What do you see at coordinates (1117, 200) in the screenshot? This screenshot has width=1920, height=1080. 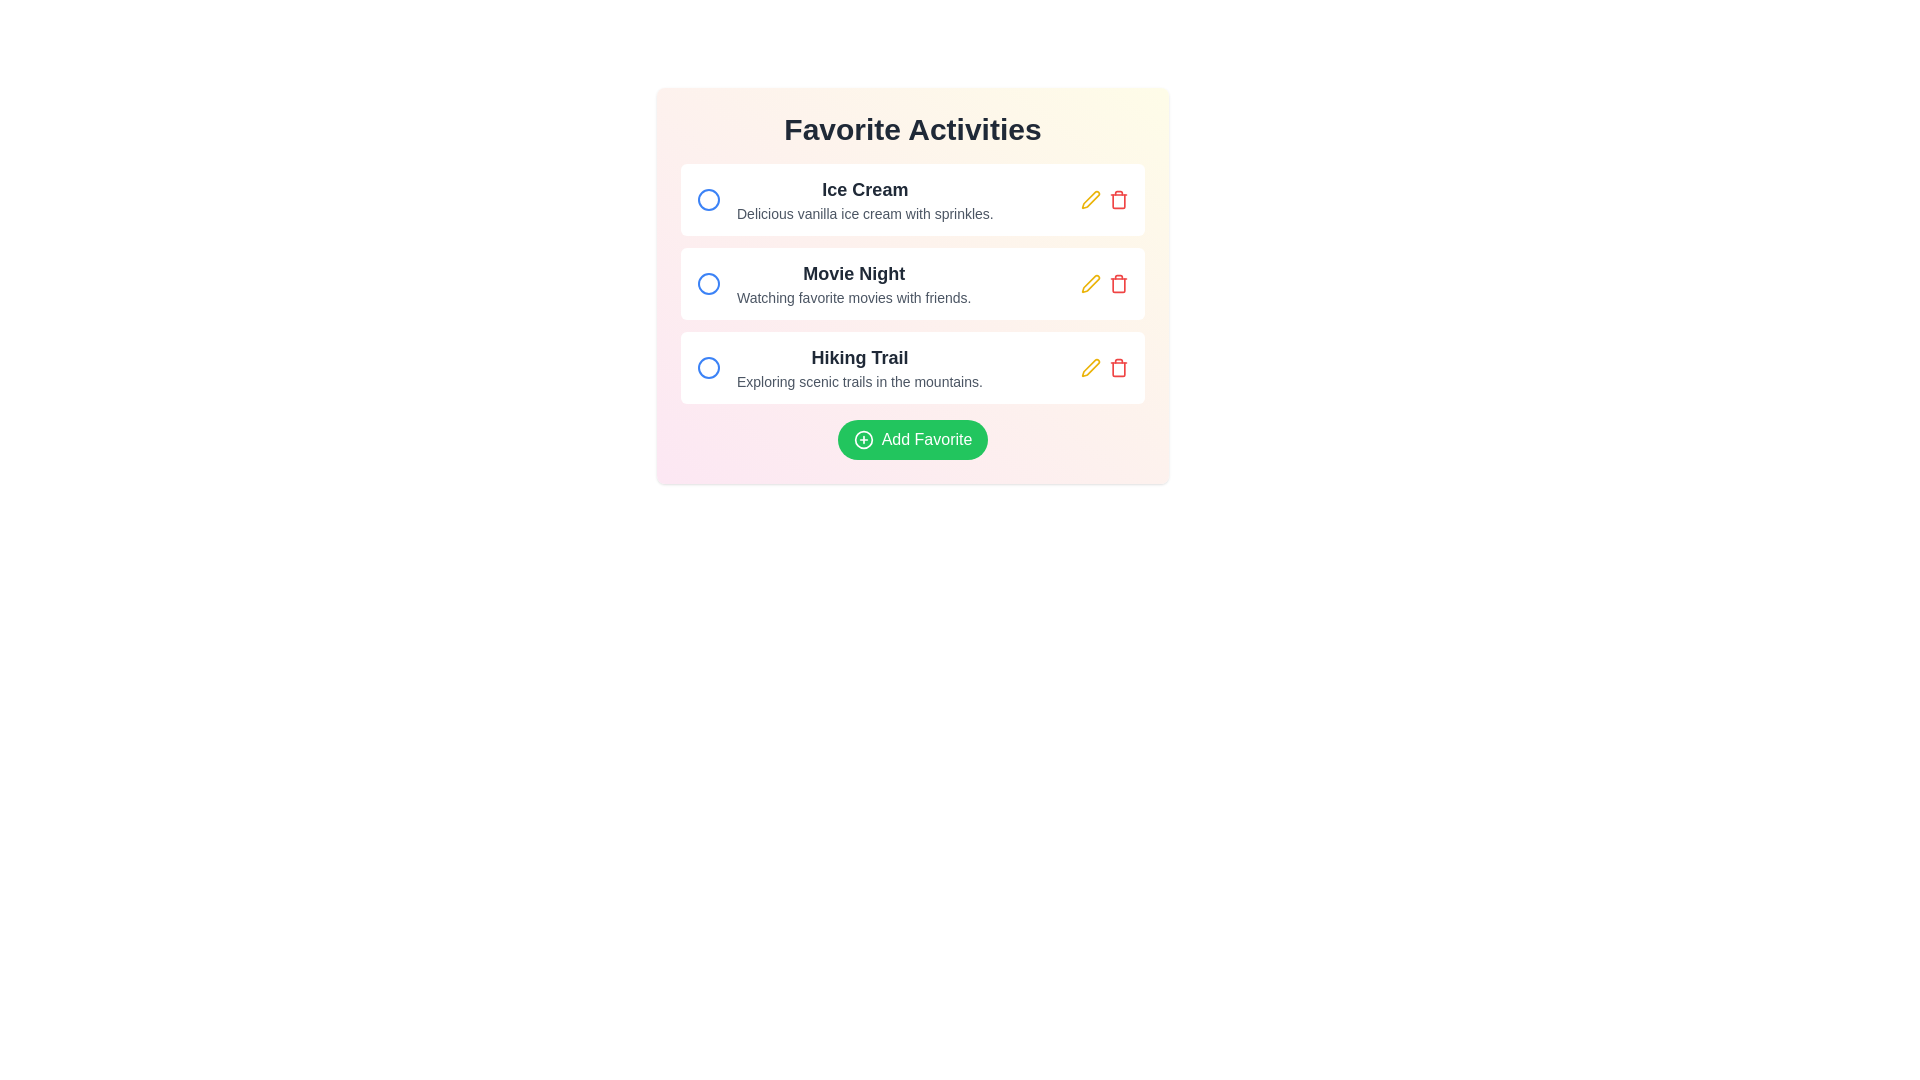 I see `the trash icon located in the upper-right corner of the 'Ice Cream' list item under the 'Favorite Activities' section` at bounding box center [1117, 200].